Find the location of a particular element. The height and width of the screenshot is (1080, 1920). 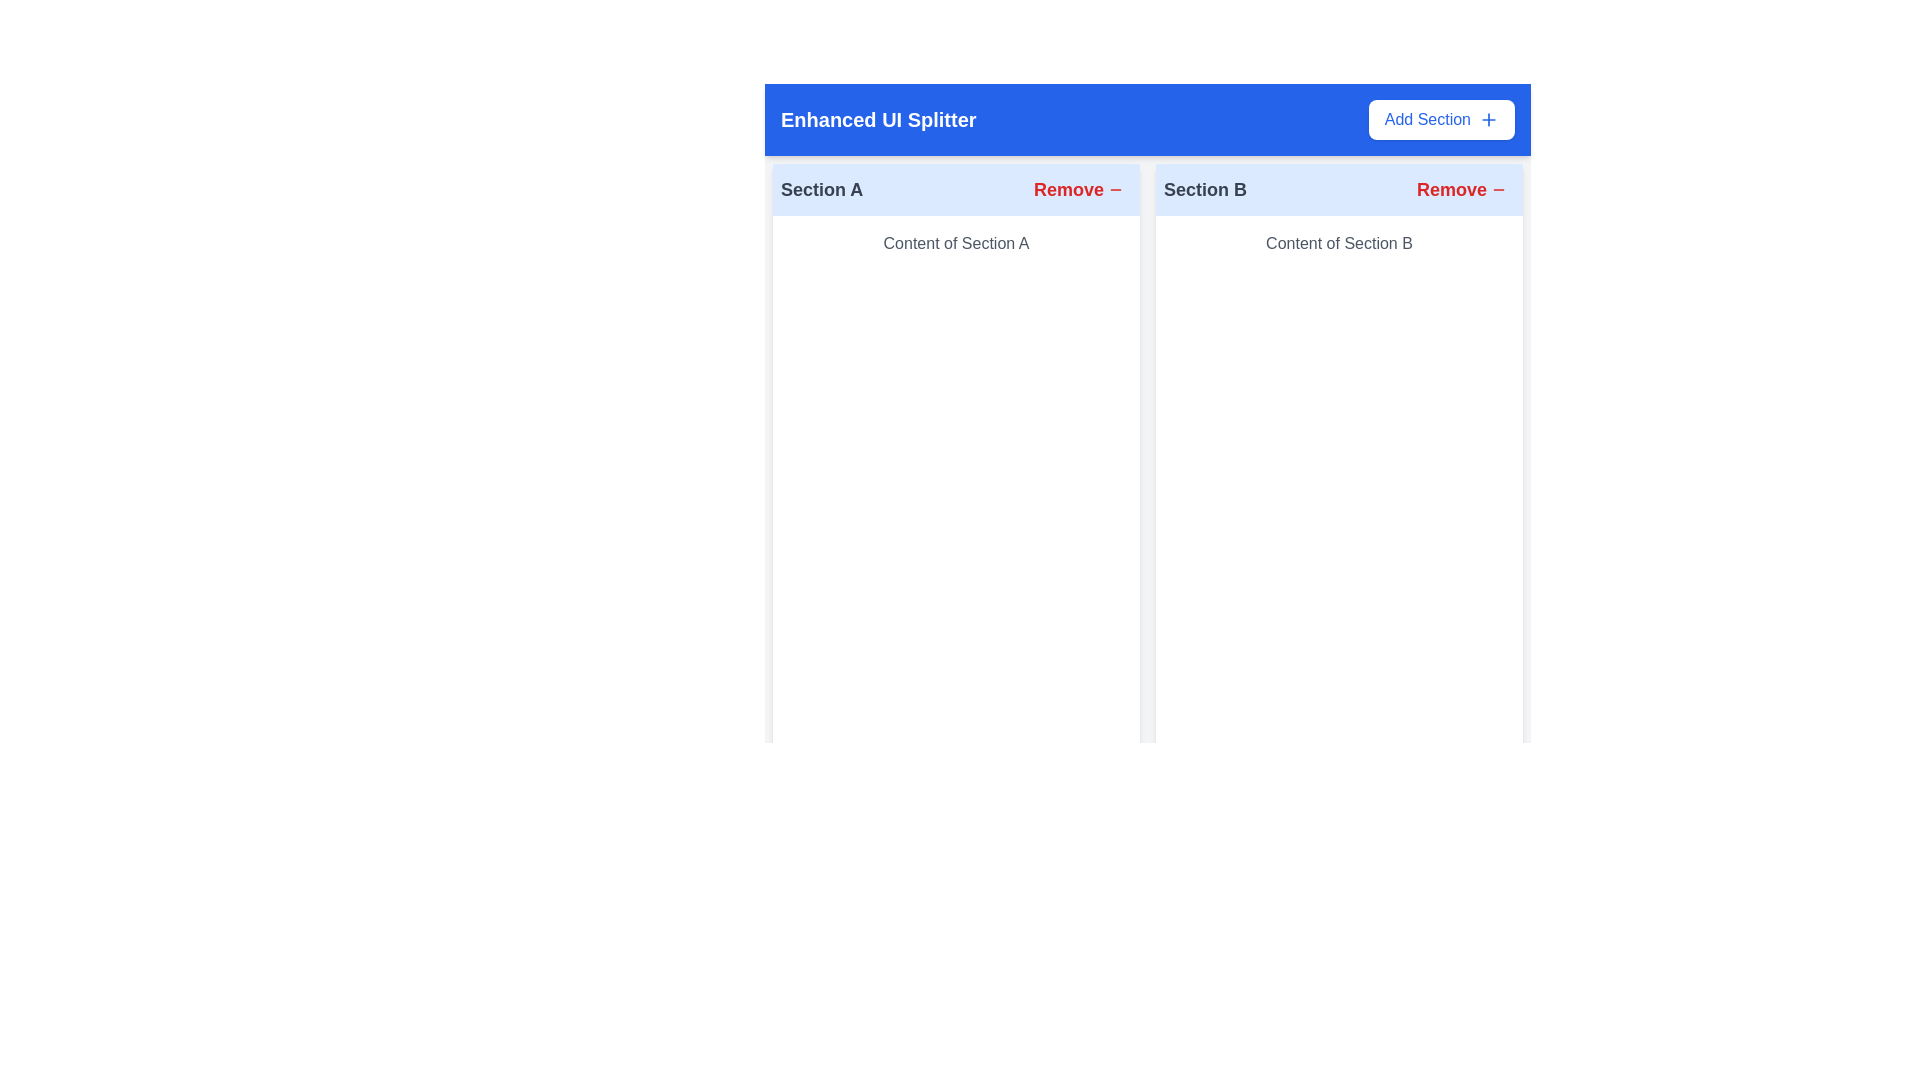

the icon representing the add functionality located on the right end of the 'Add Section' button is located at coordinates (1488, 119).